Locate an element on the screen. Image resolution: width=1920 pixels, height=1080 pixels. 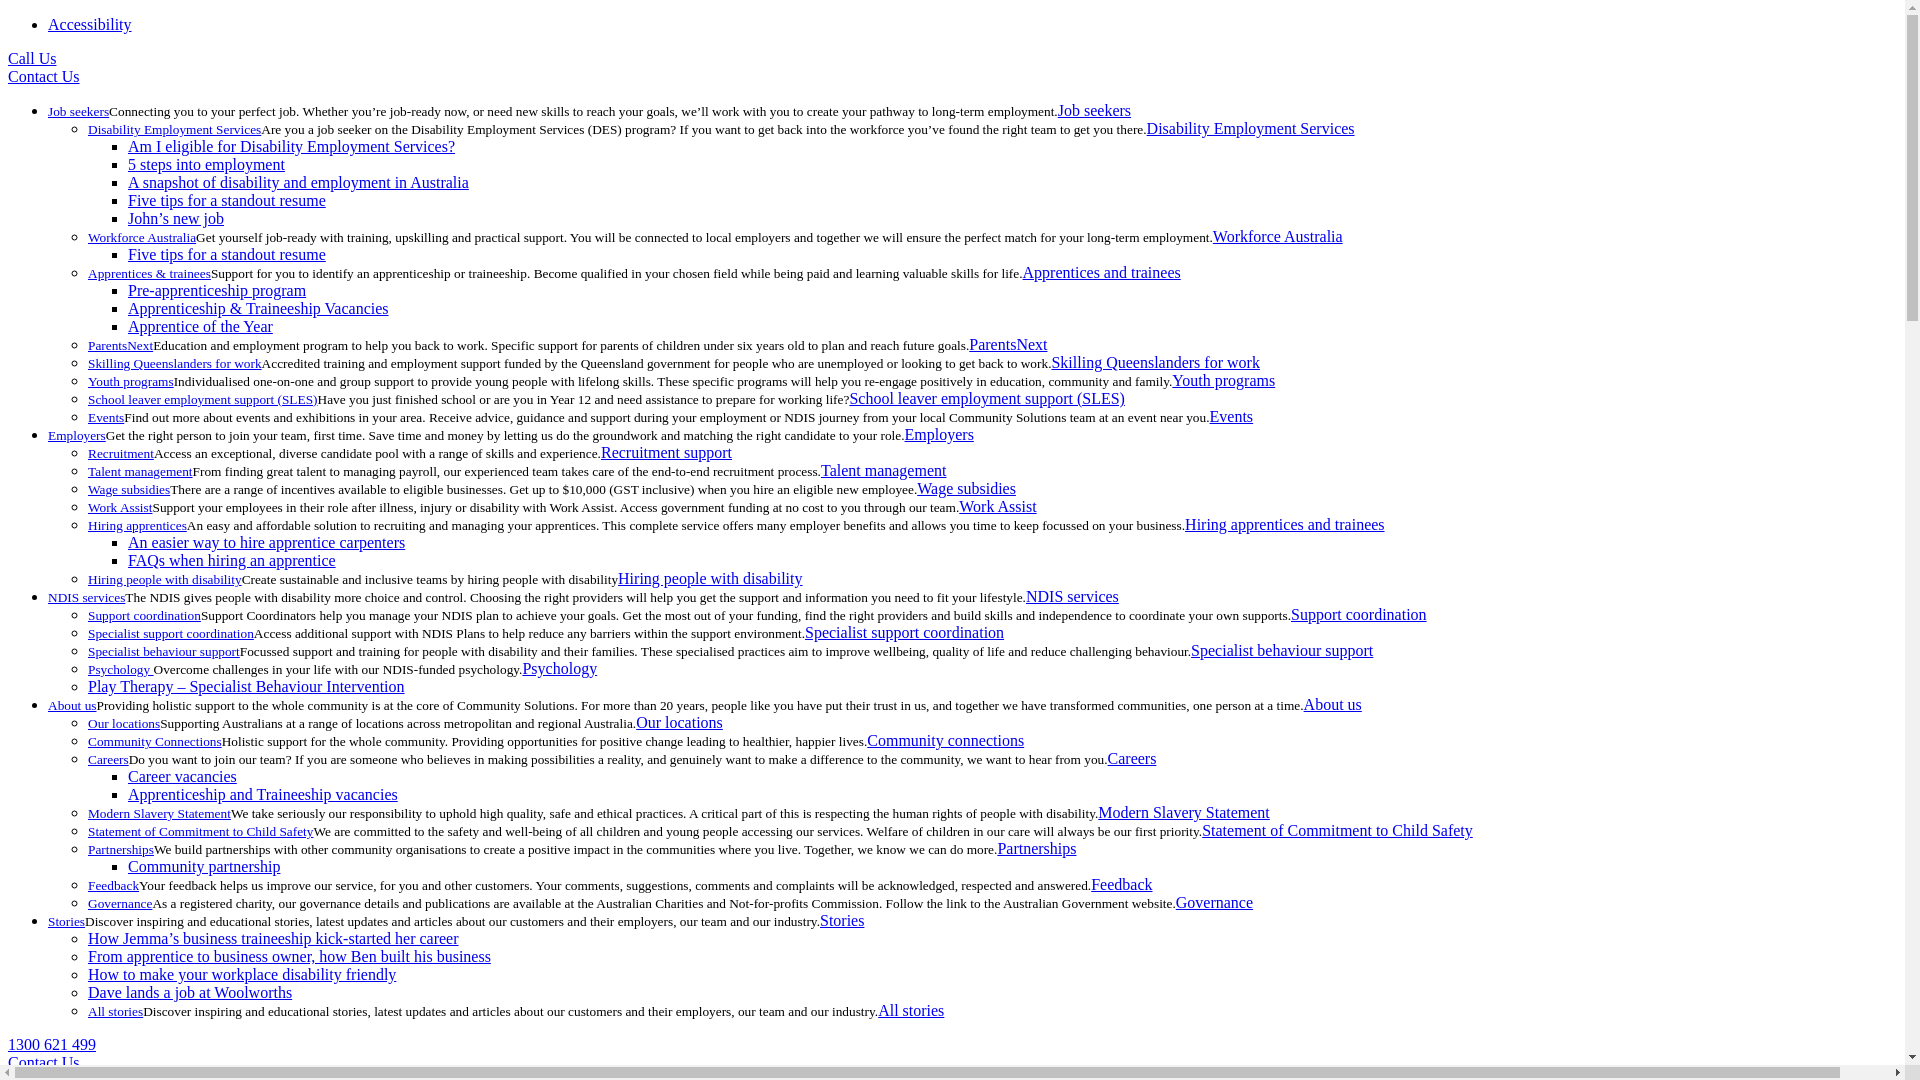
'FAQs when hiring an apprentice' is located at coordinates (231, 560).